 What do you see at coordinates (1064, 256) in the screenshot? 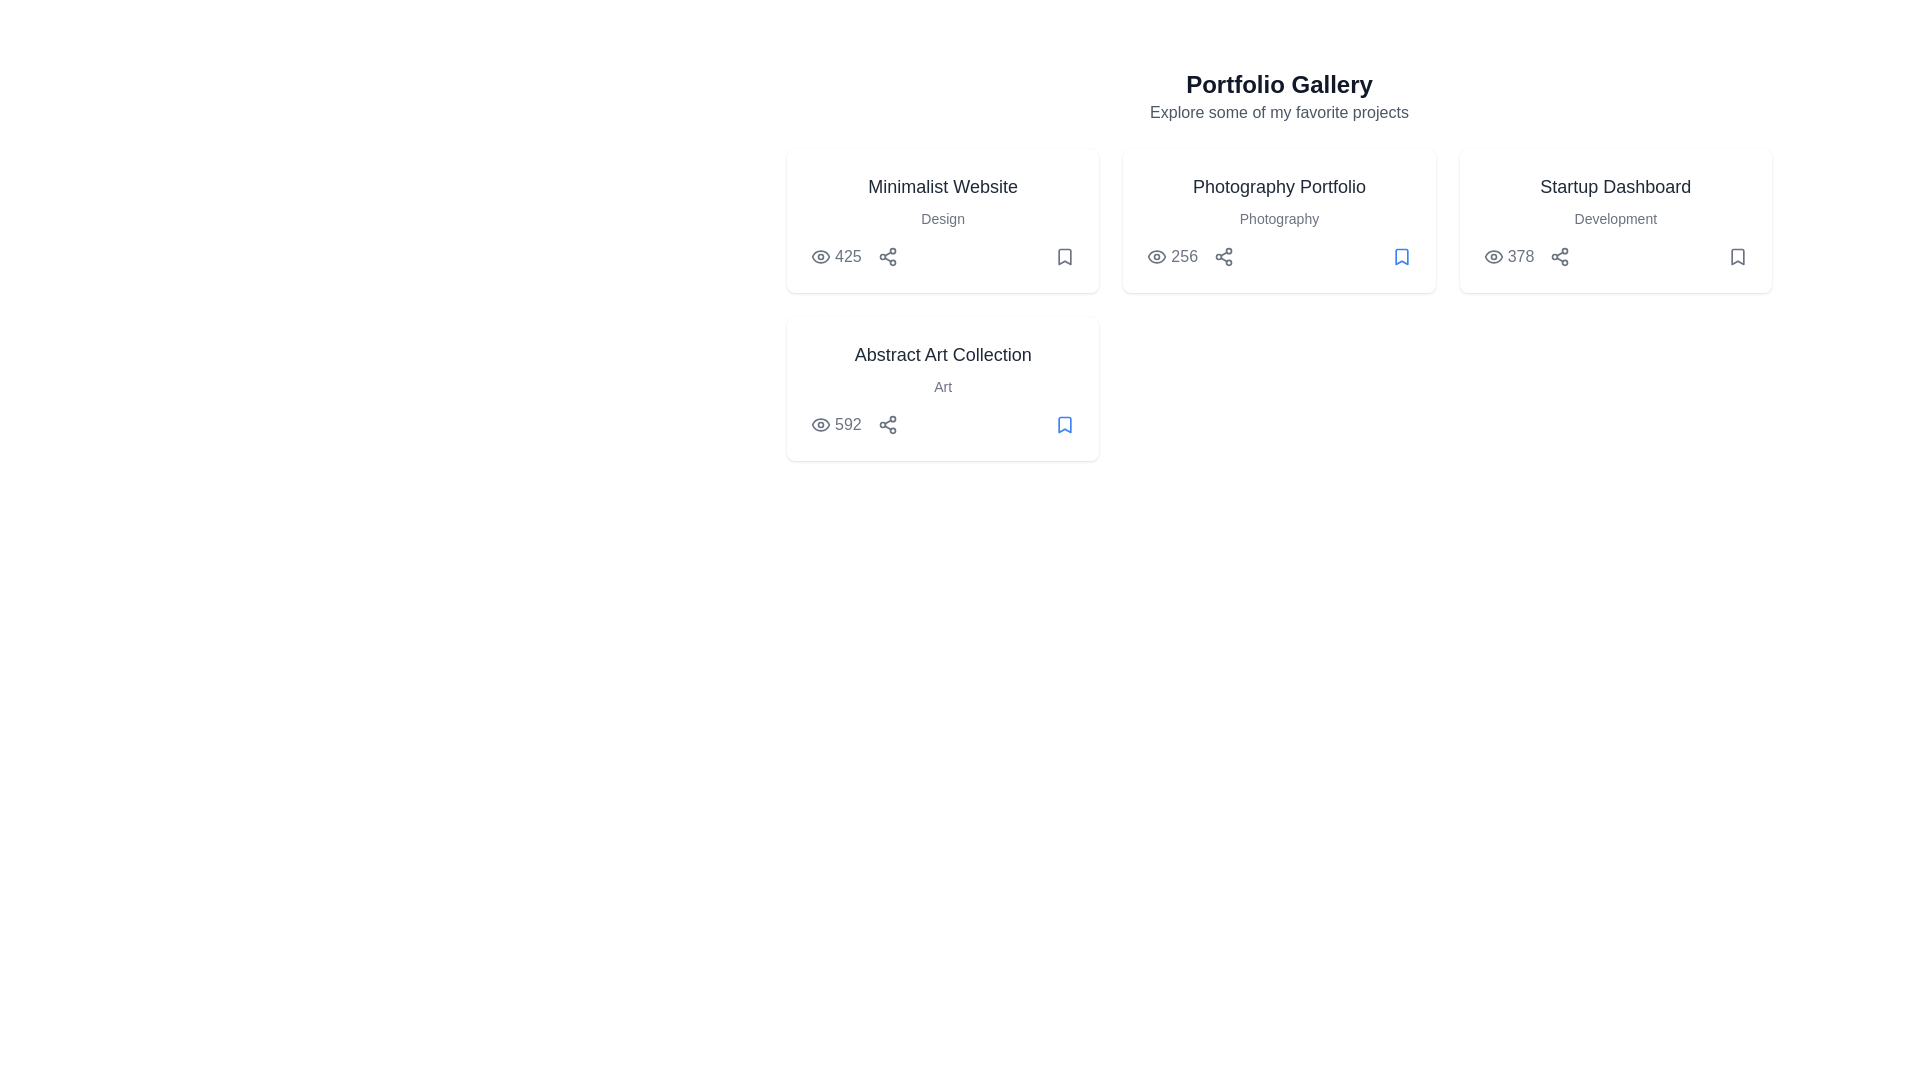
I see `the bookmark icon button located in the second card of the top row, which toggles the bookmark status for the project detail` at bounding box center [1064, 256].